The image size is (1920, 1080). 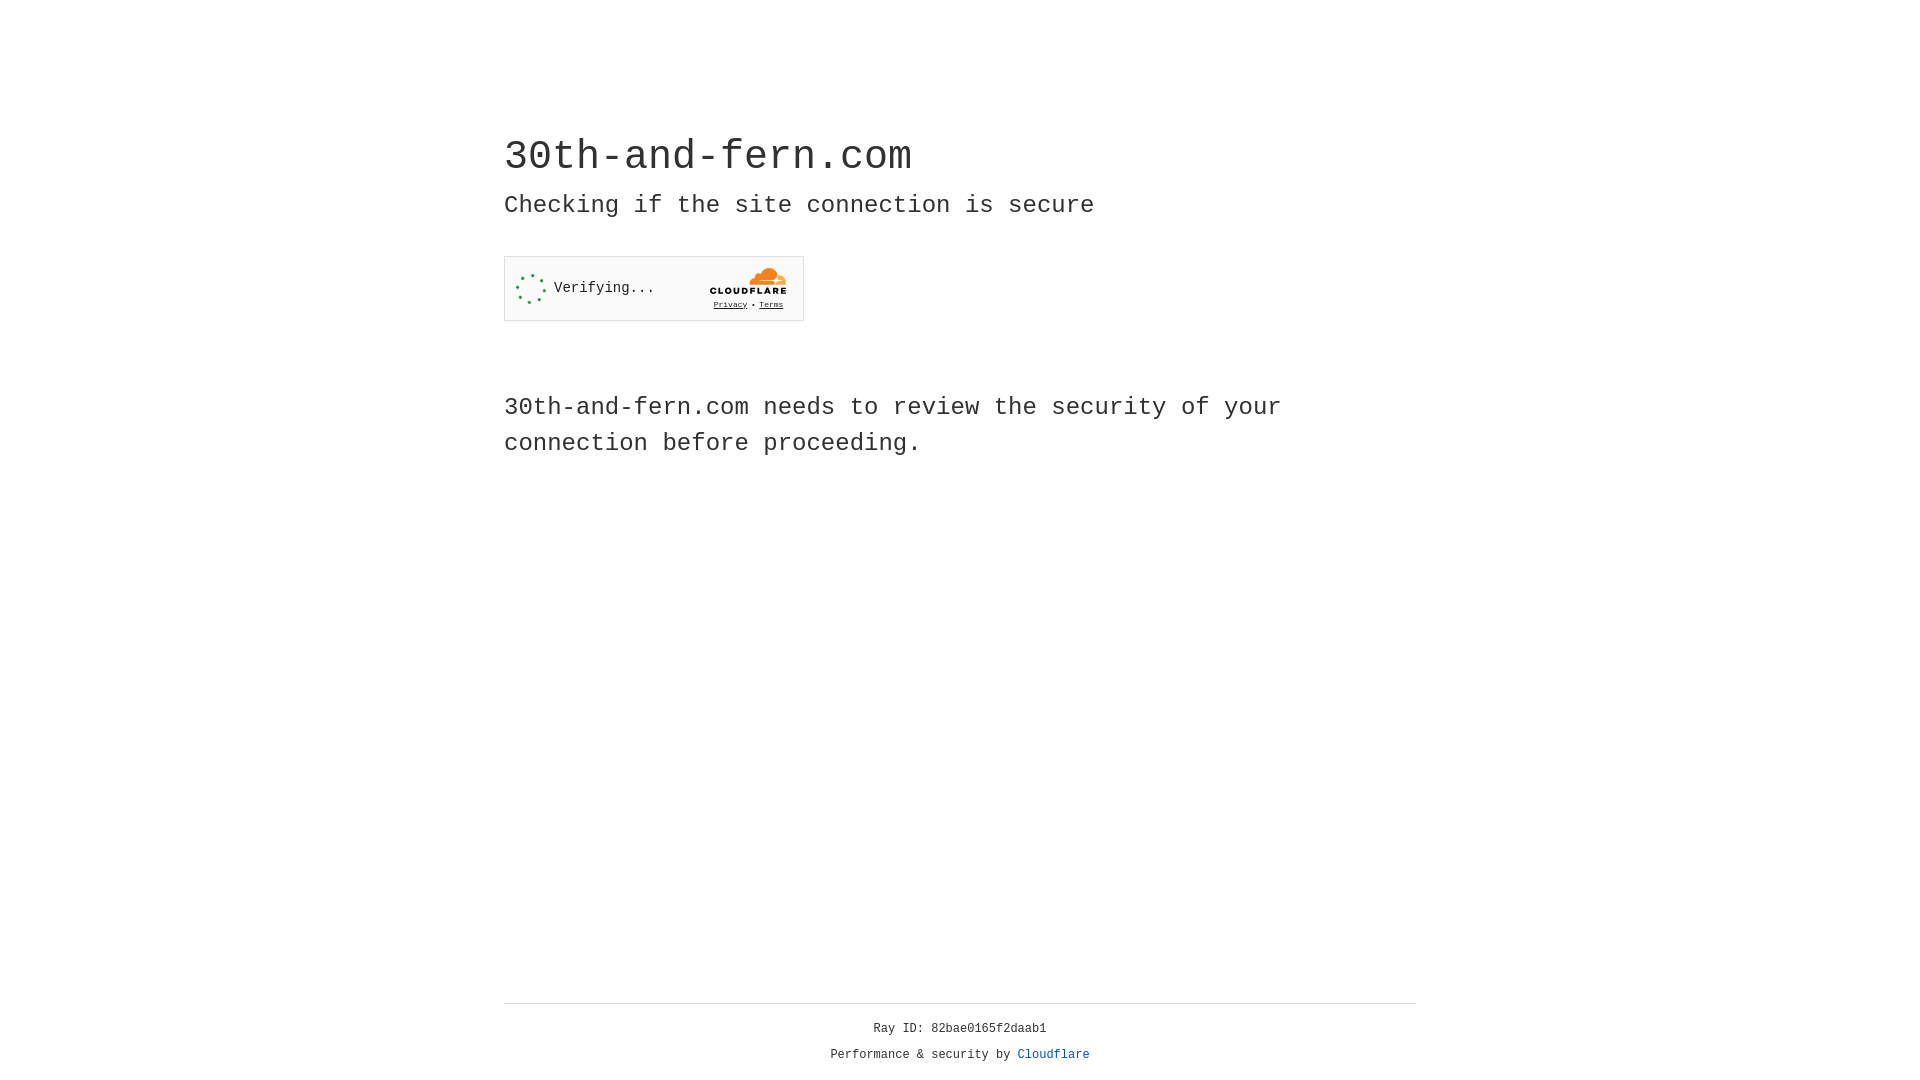 What do you see at coordinates (1053, 1054) in the screenshot?
I see `'Cloudflare'` at bounding box center [1053, 1054].